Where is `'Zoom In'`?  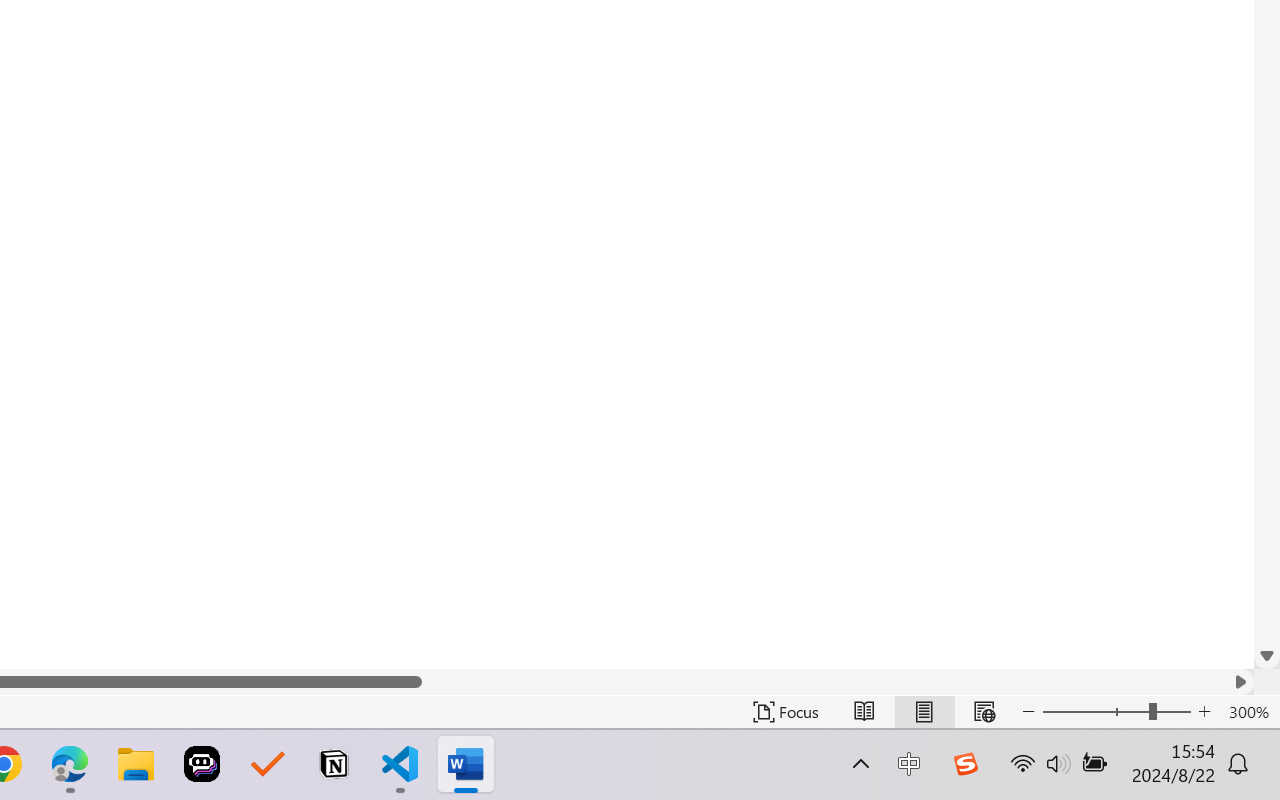
'Zoom In' is located at coordinates (1204, 711).